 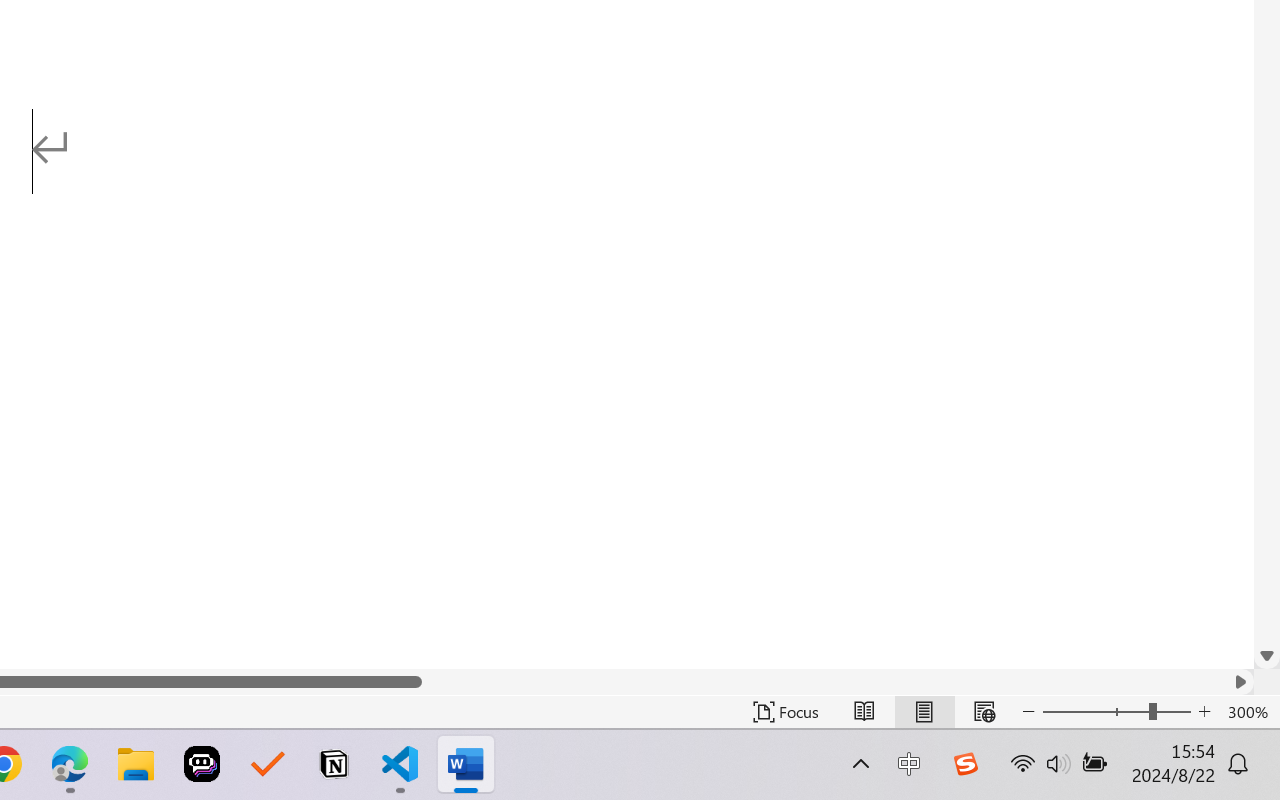 I want to click on 'Class: Image', so click(x=965, y=764).